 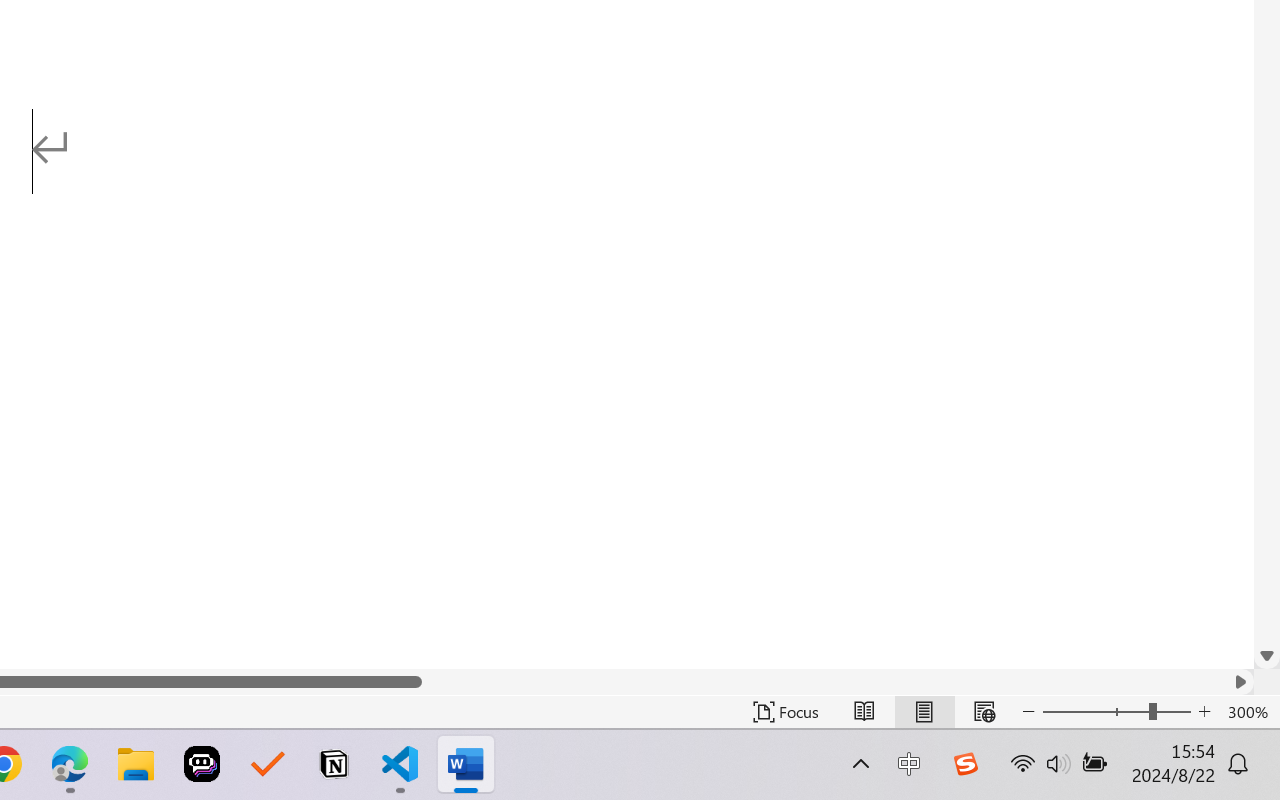 I want to click on 'Class: Image', so click(x=965, y=764).